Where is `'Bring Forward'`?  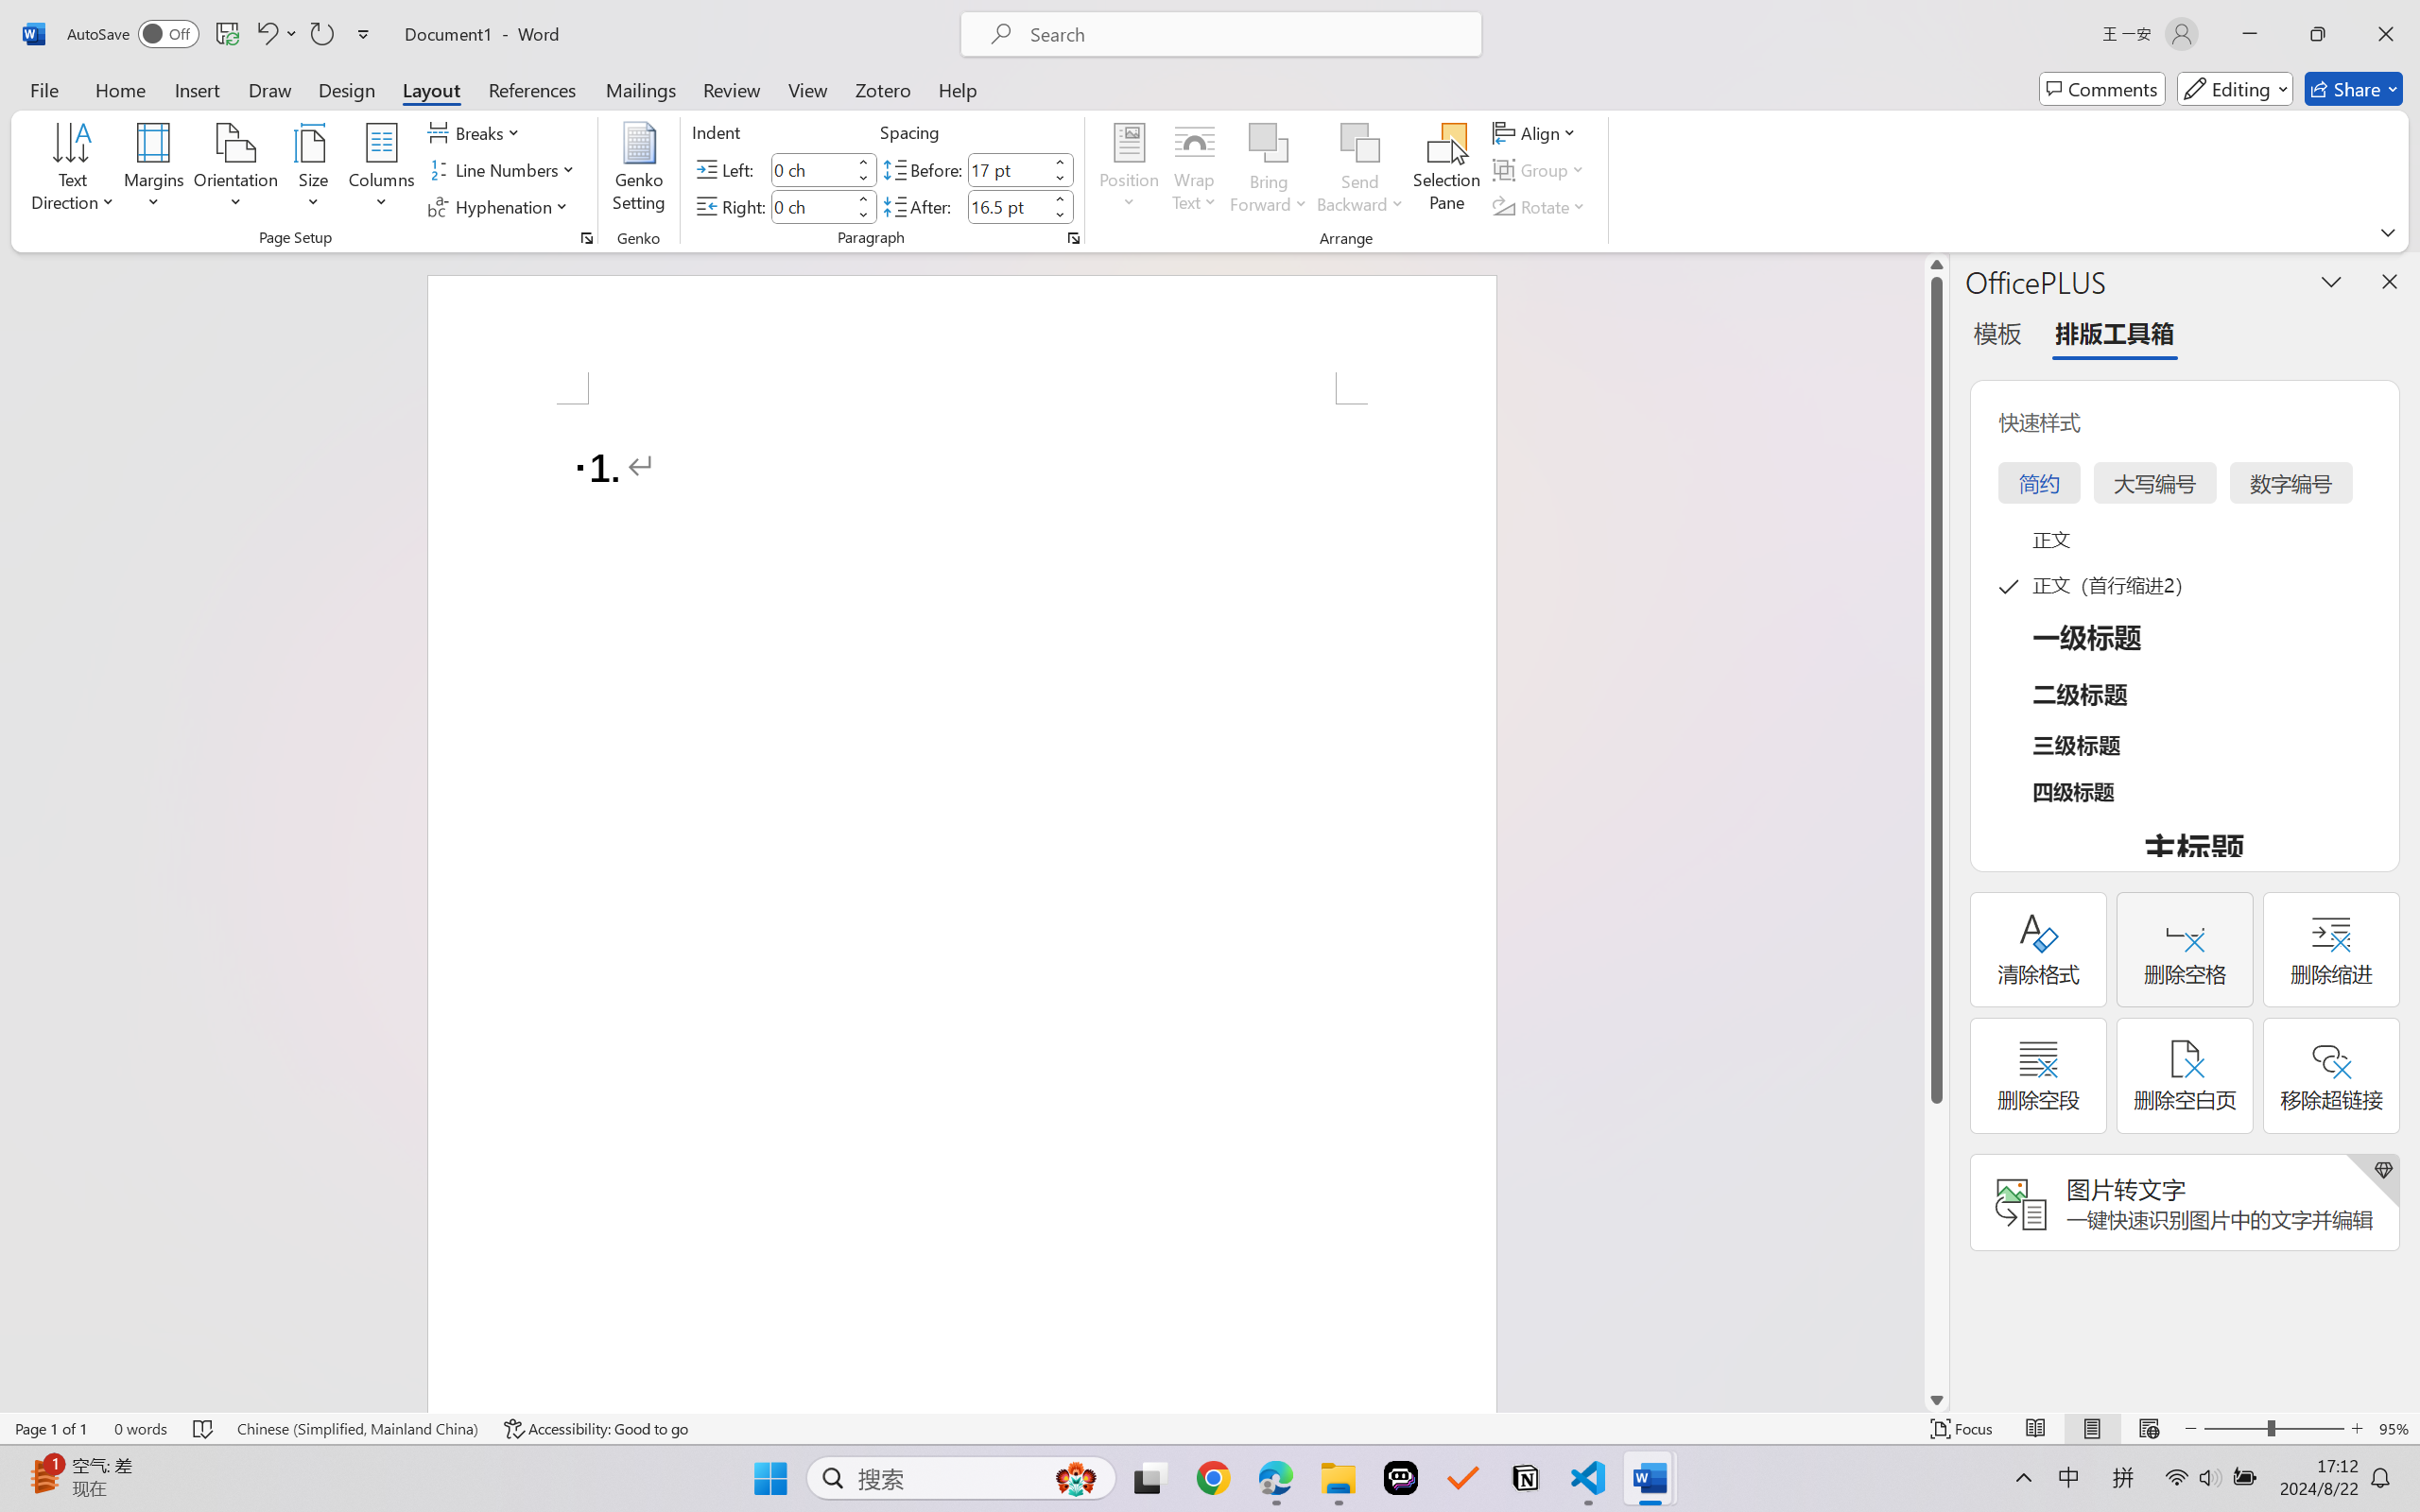
'Bring Forward' is located at coordinates (1269, 143).